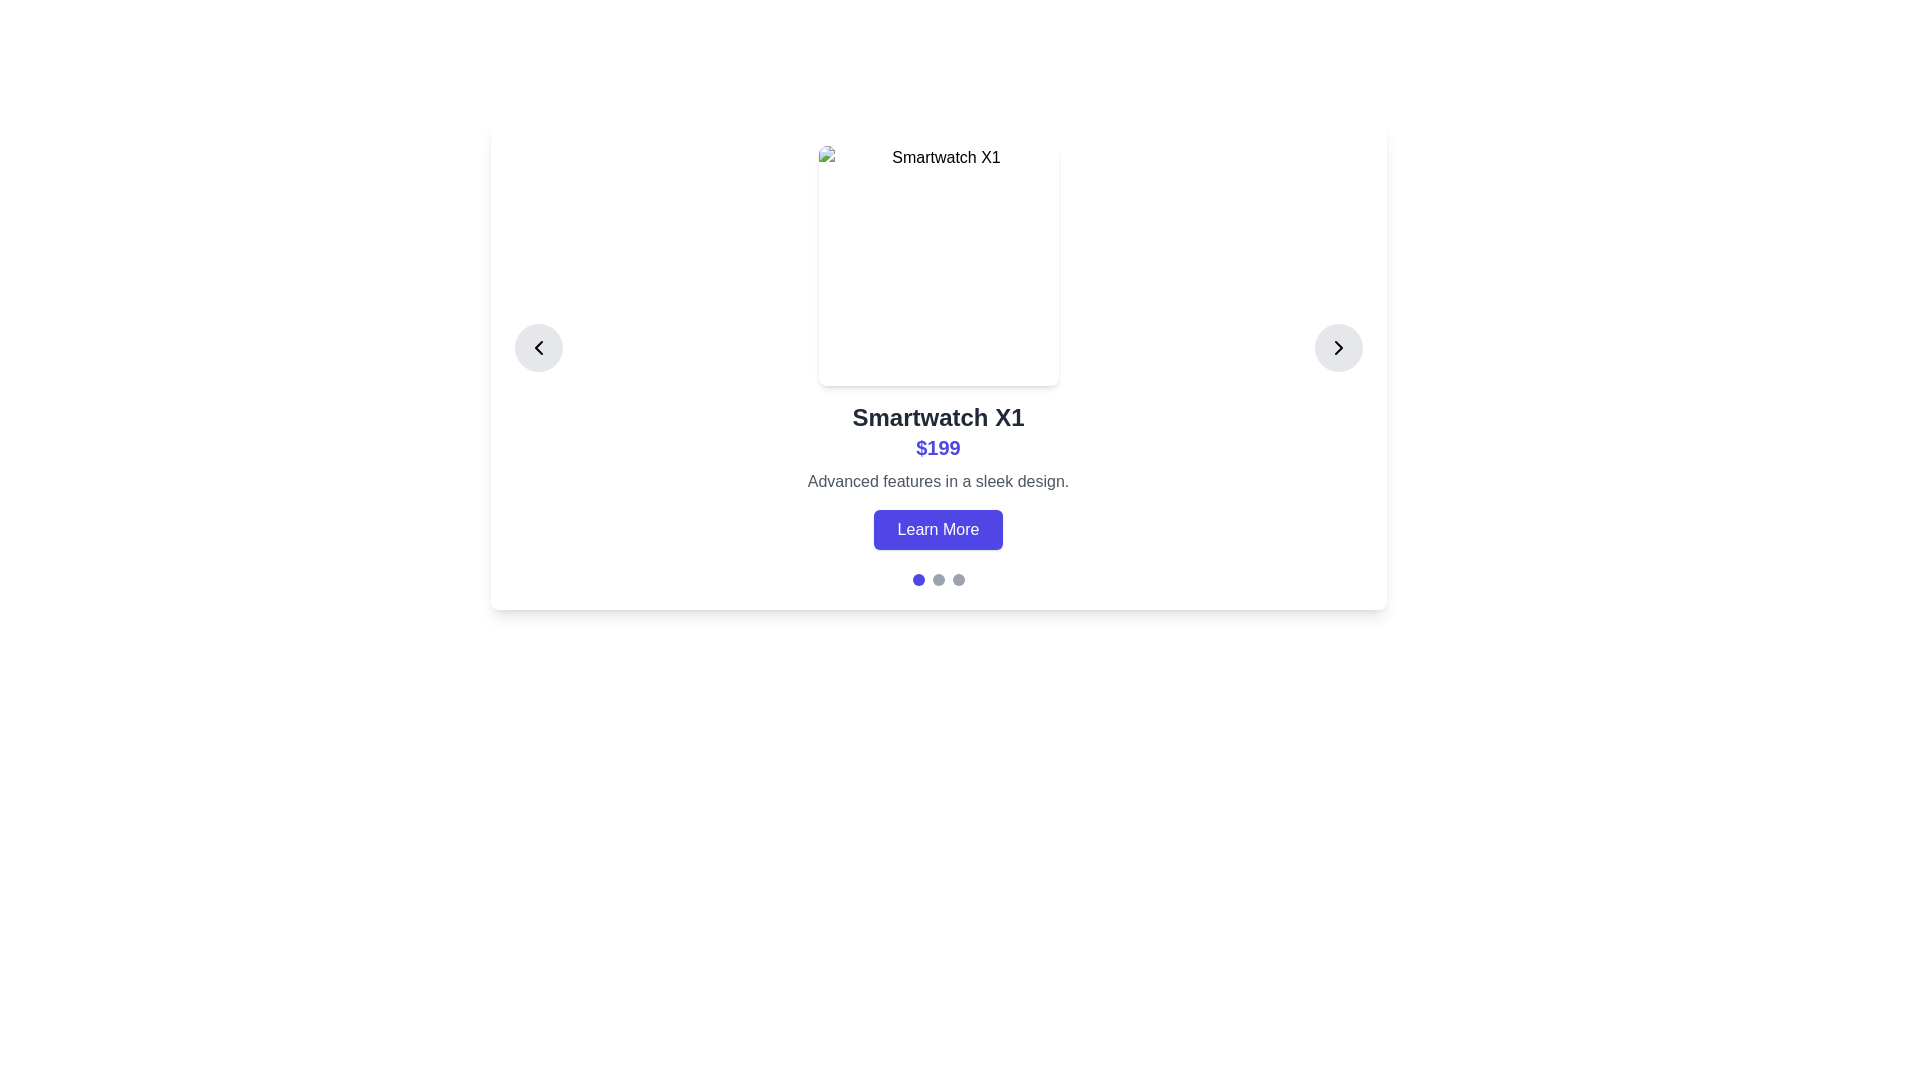 This screenshot has height=1080, width=1920. What do you see at coordinates (937, 482) in the screenshot?
I see `the text label displaying 'Advanced features in a sleek design.' which is centrally aligned and positioned between the text '$199' and the 'Learn More' button` at bounding box center [937, 482].